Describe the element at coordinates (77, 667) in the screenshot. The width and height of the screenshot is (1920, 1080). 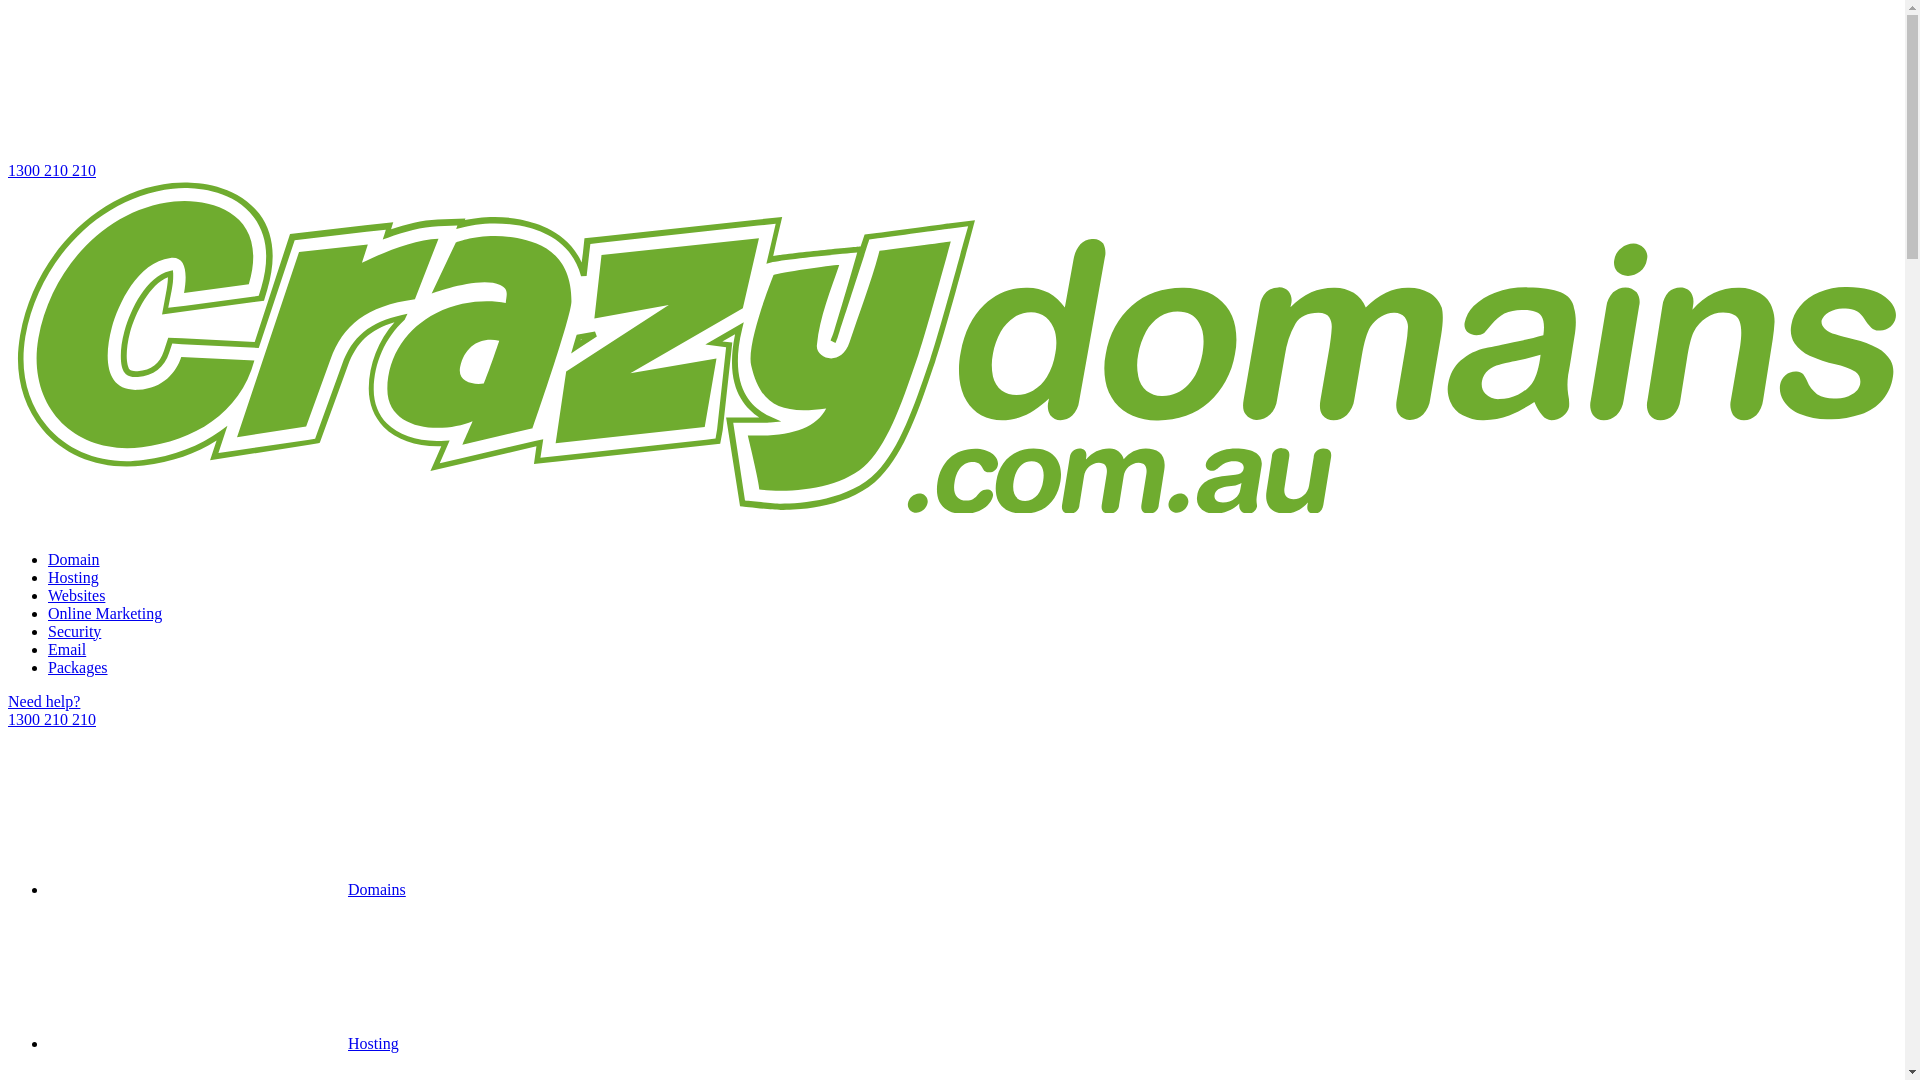
I see `'Packages'` at that location.